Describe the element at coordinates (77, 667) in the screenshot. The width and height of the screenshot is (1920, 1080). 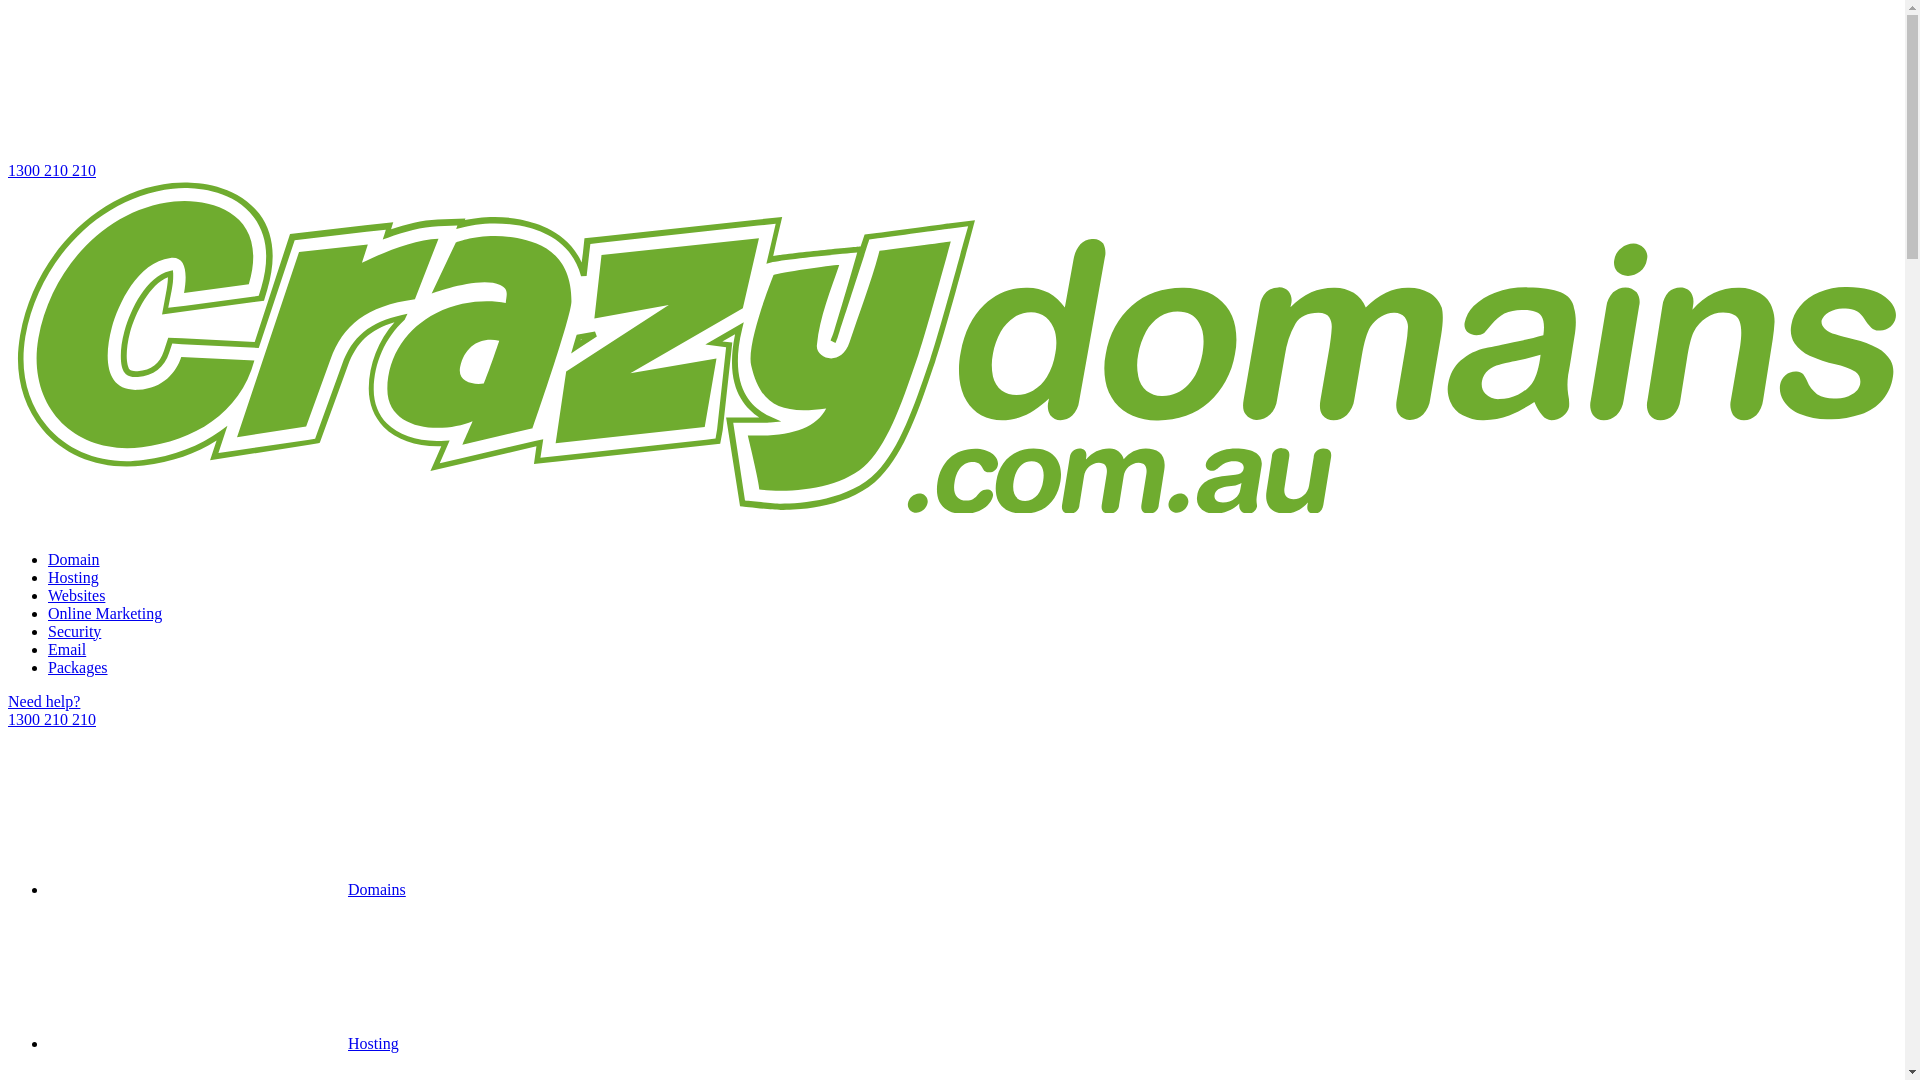
I see `'Packages'` at that location.